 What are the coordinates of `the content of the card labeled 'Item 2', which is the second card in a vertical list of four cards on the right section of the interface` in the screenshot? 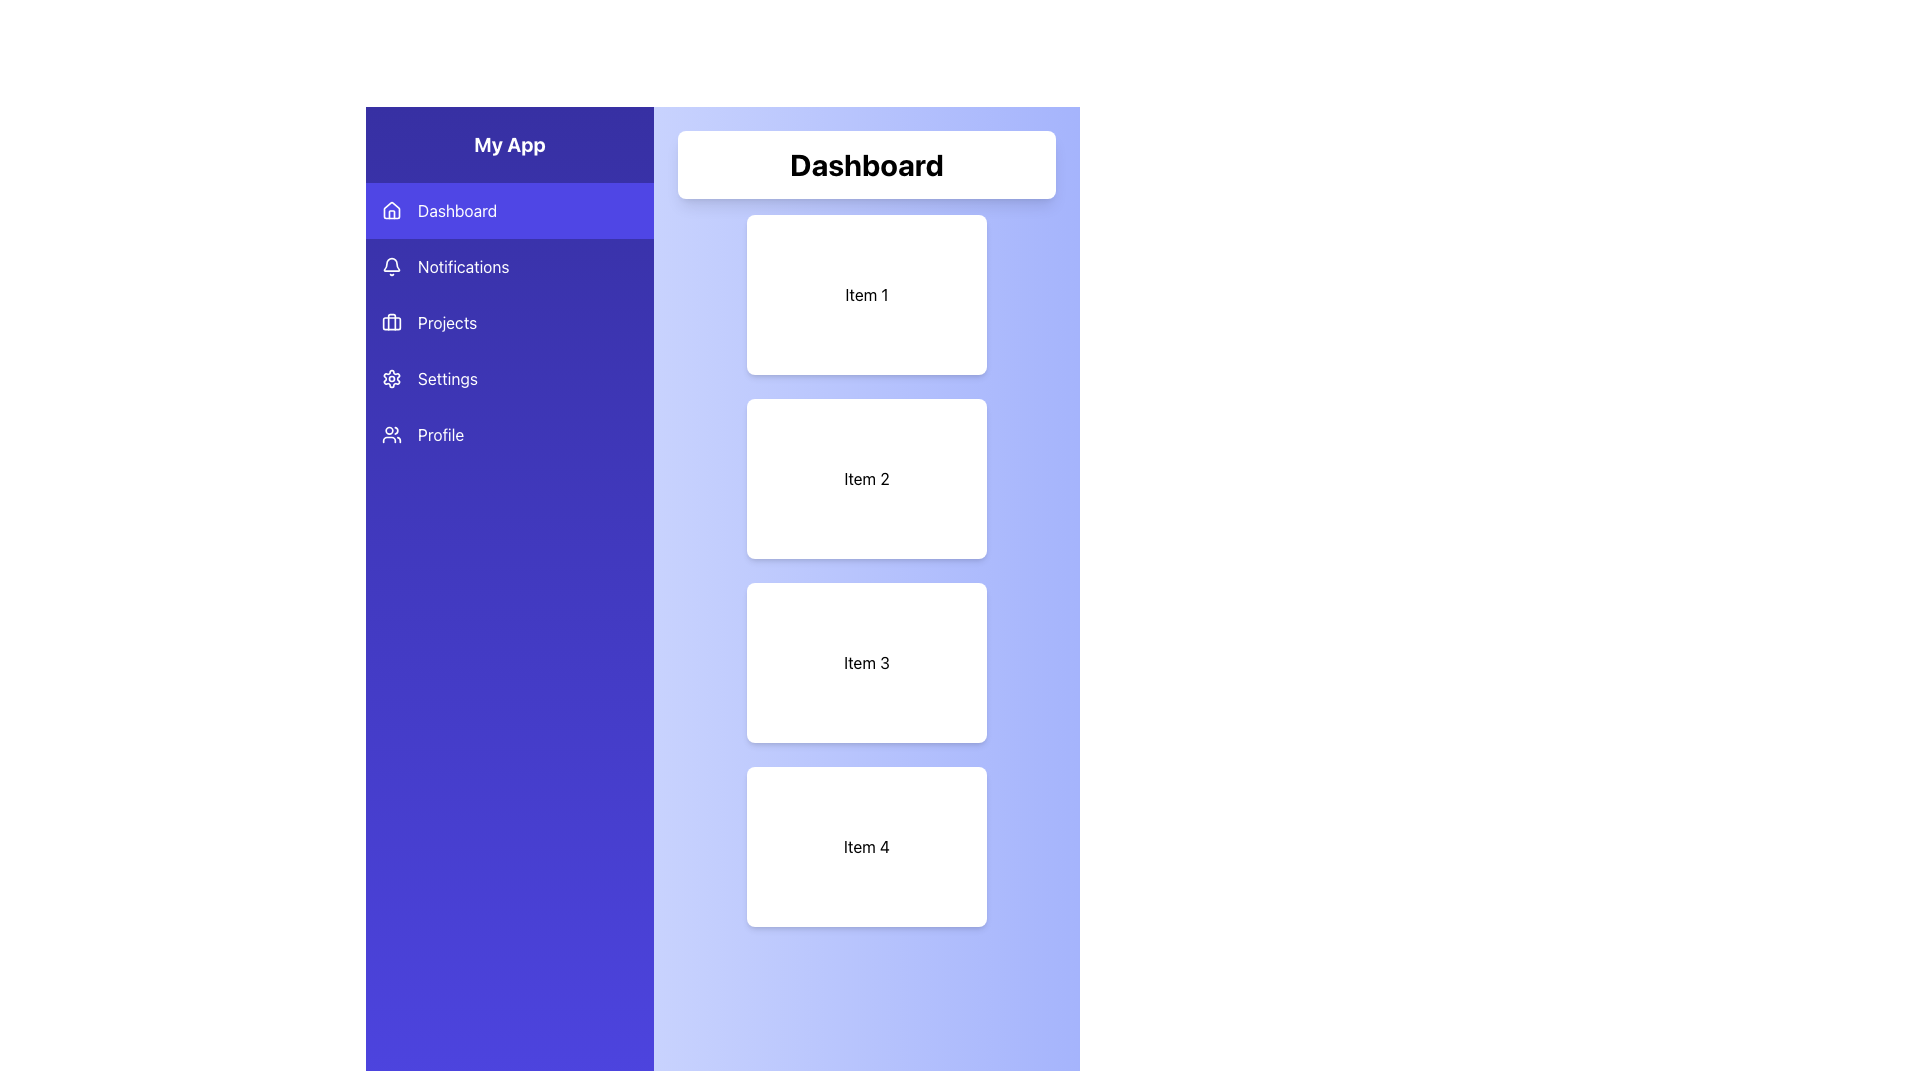 It's located at (867, 478).